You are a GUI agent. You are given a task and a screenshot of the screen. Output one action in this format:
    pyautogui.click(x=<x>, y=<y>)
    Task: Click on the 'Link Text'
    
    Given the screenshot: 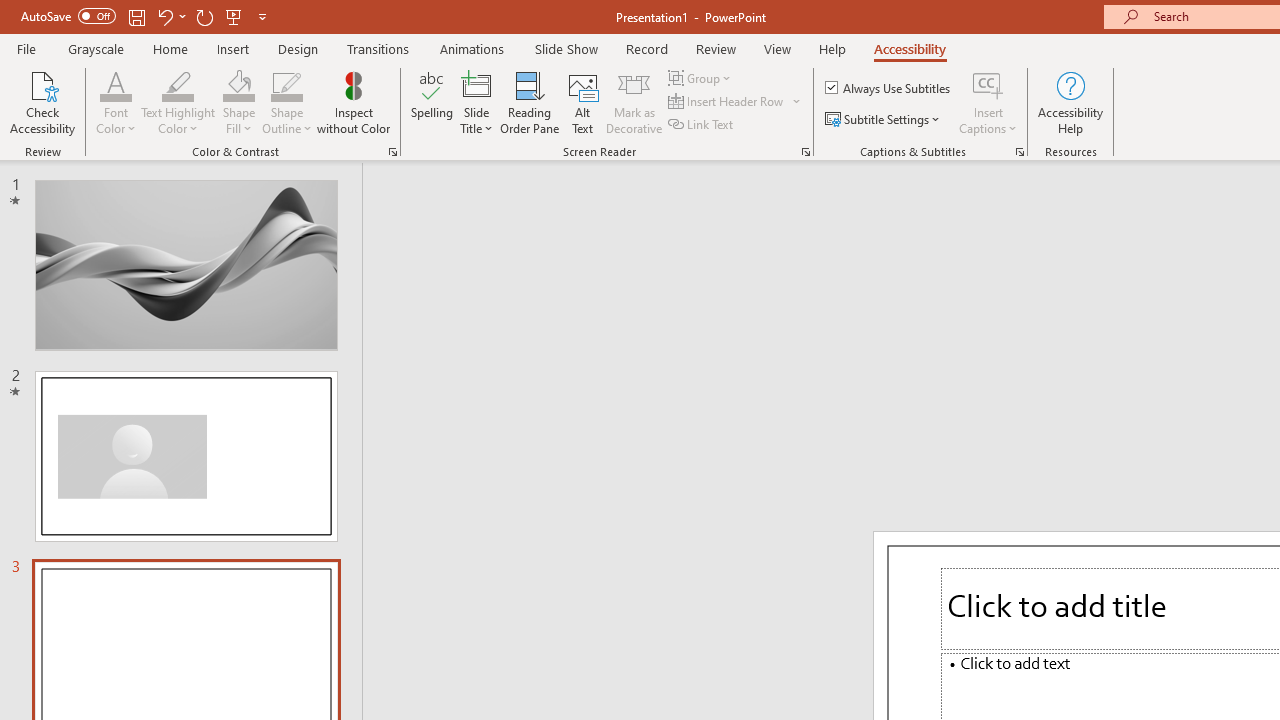 What is the action you would take?
    pyautogui.click(x=702, y=124)
    